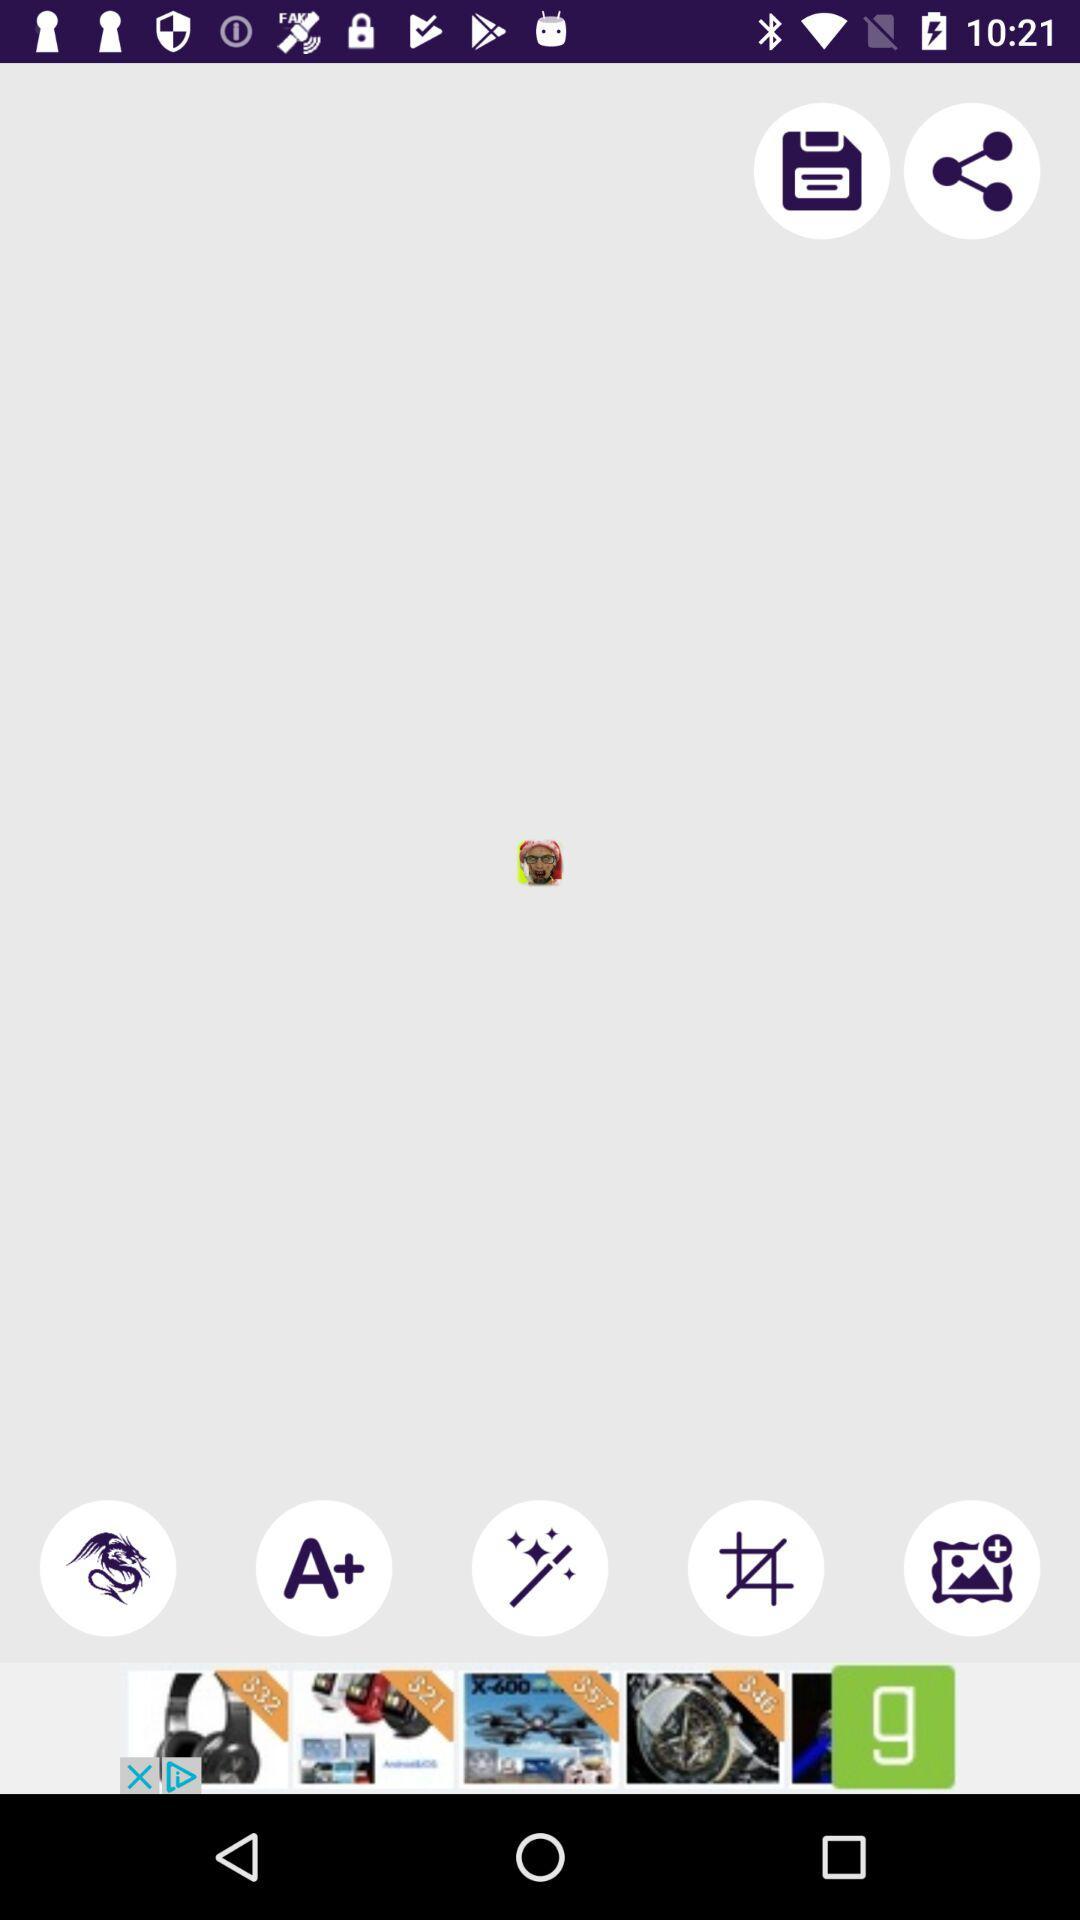 This screenshot has height=1920, width=1080. I want to click on the share icon, so click(971, 171).